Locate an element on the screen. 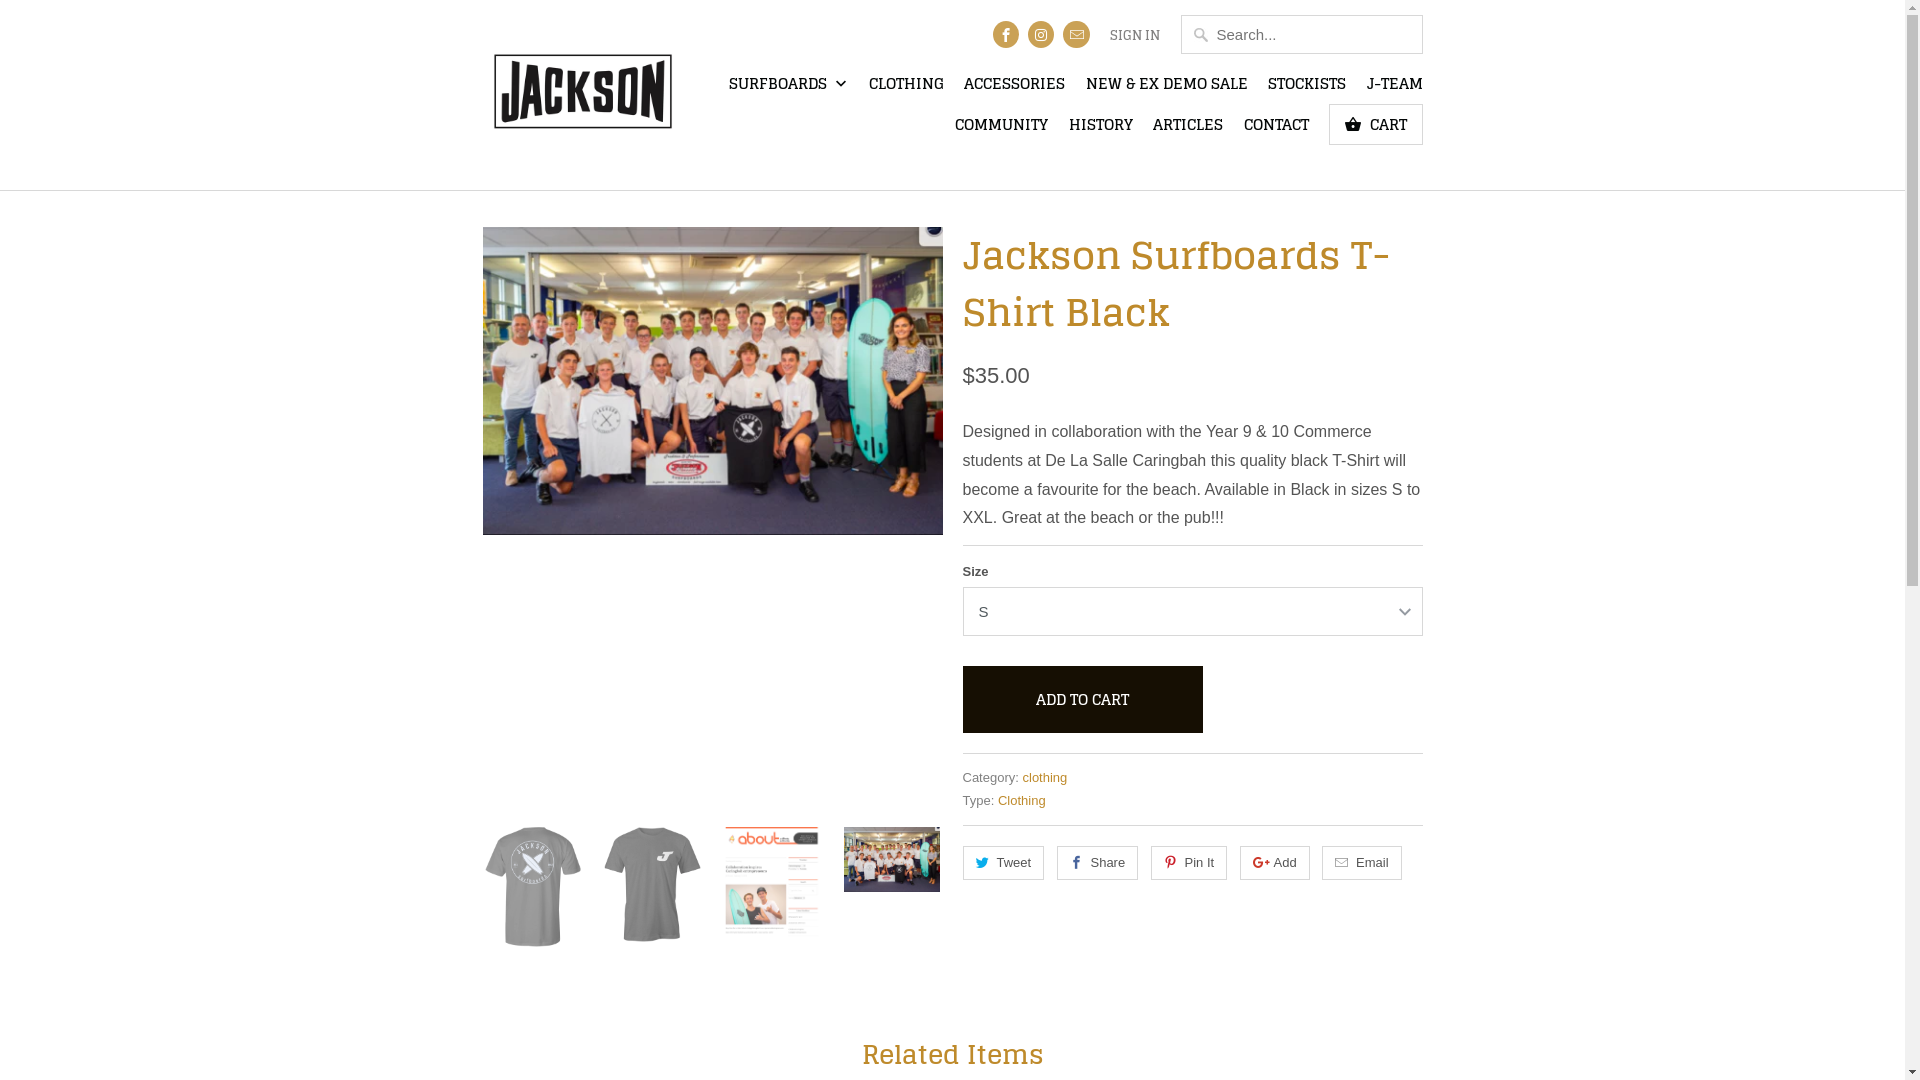 The width and height of the screenshot is (1920, 1080). 'J-TEAM' is located at coordinates (1392, 87).